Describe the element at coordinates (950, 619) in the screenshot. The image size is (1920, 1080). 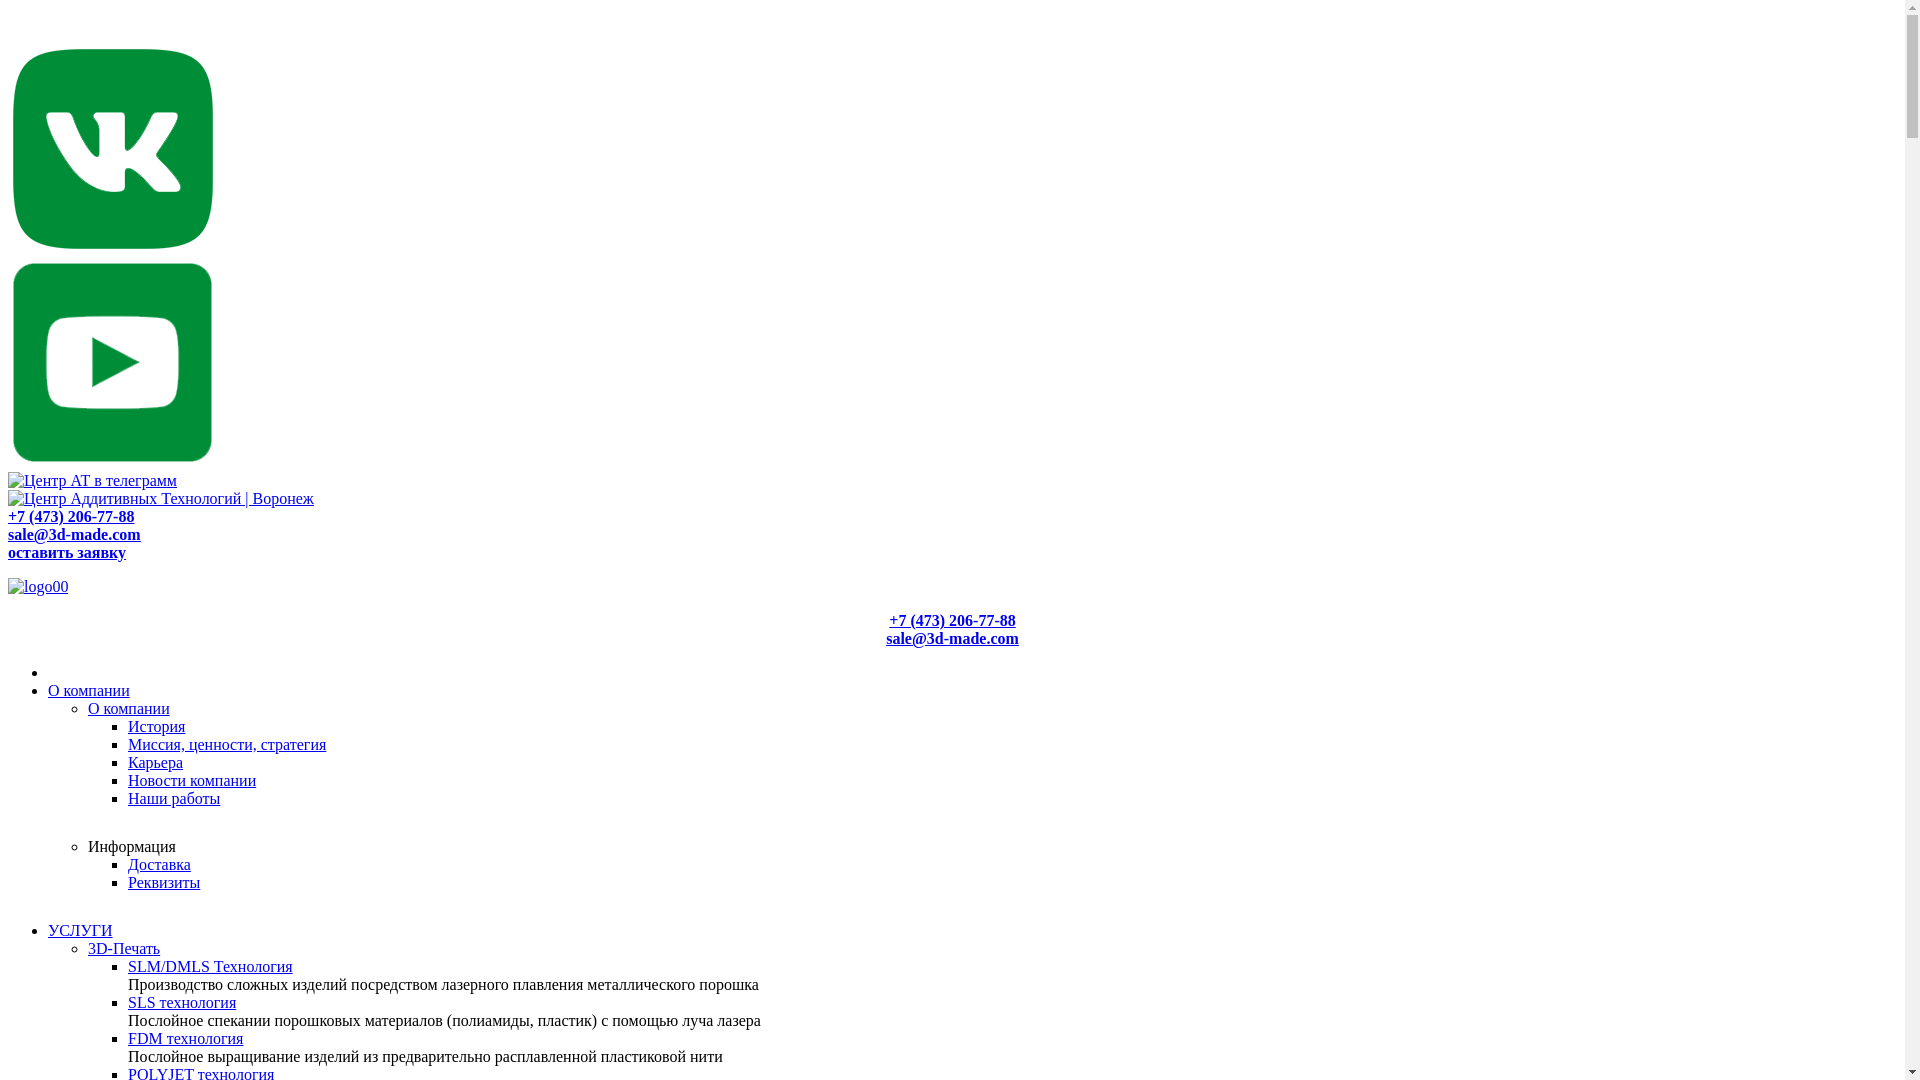
I see `'+7 (473) 206-77-88'` at that location.